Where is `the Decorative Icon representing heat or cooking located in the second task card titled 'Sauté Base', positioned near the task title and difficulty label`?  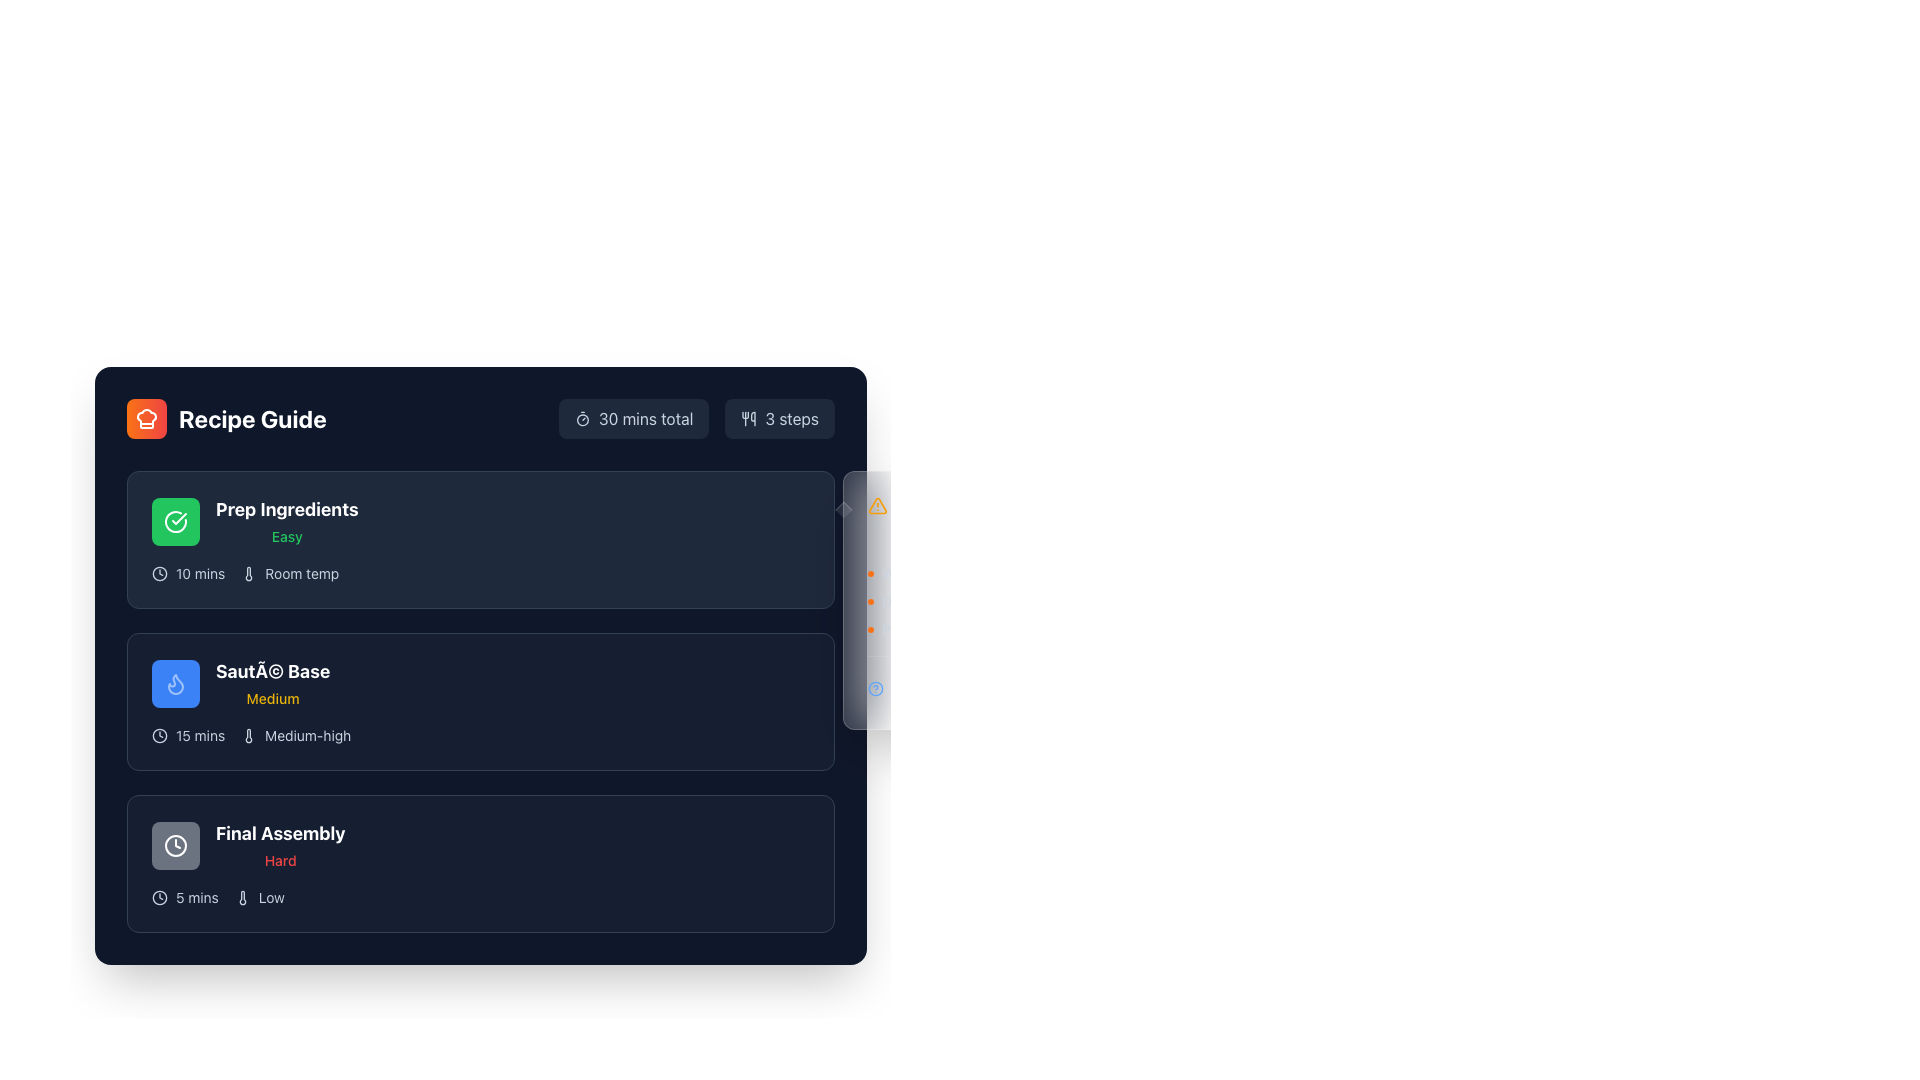
the Decorative Icon representing heat or cooking located in the second task card titled 'Sauté Base', positioned near the task title and difficulty label is located at coordinates (176, 682).